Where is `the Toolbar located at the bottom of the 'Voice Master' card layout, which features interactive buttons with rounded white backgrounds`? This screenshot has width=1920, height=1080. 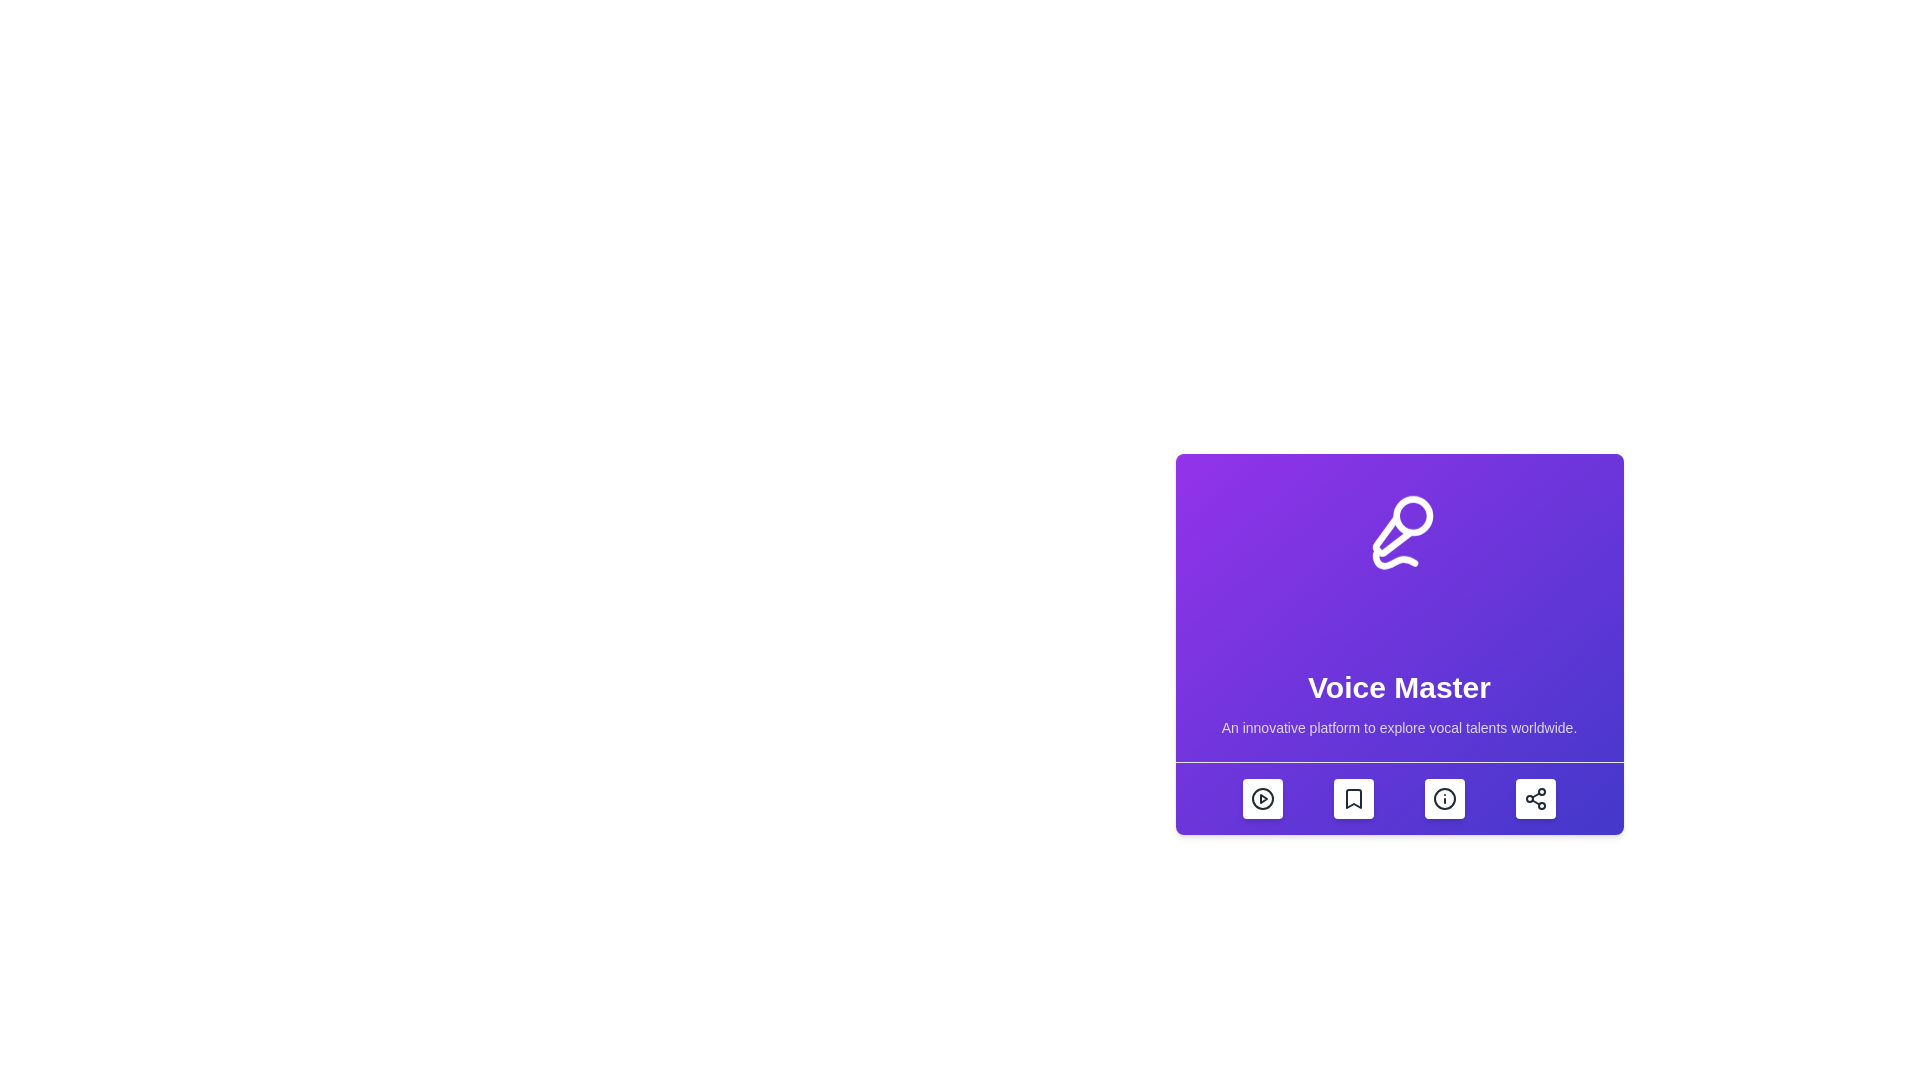
the Toolbar located at the bottom of the 'Voice Master' card layout, which features interactive buttons with rounded white backgrounds is located at coordinates (1398, 797).